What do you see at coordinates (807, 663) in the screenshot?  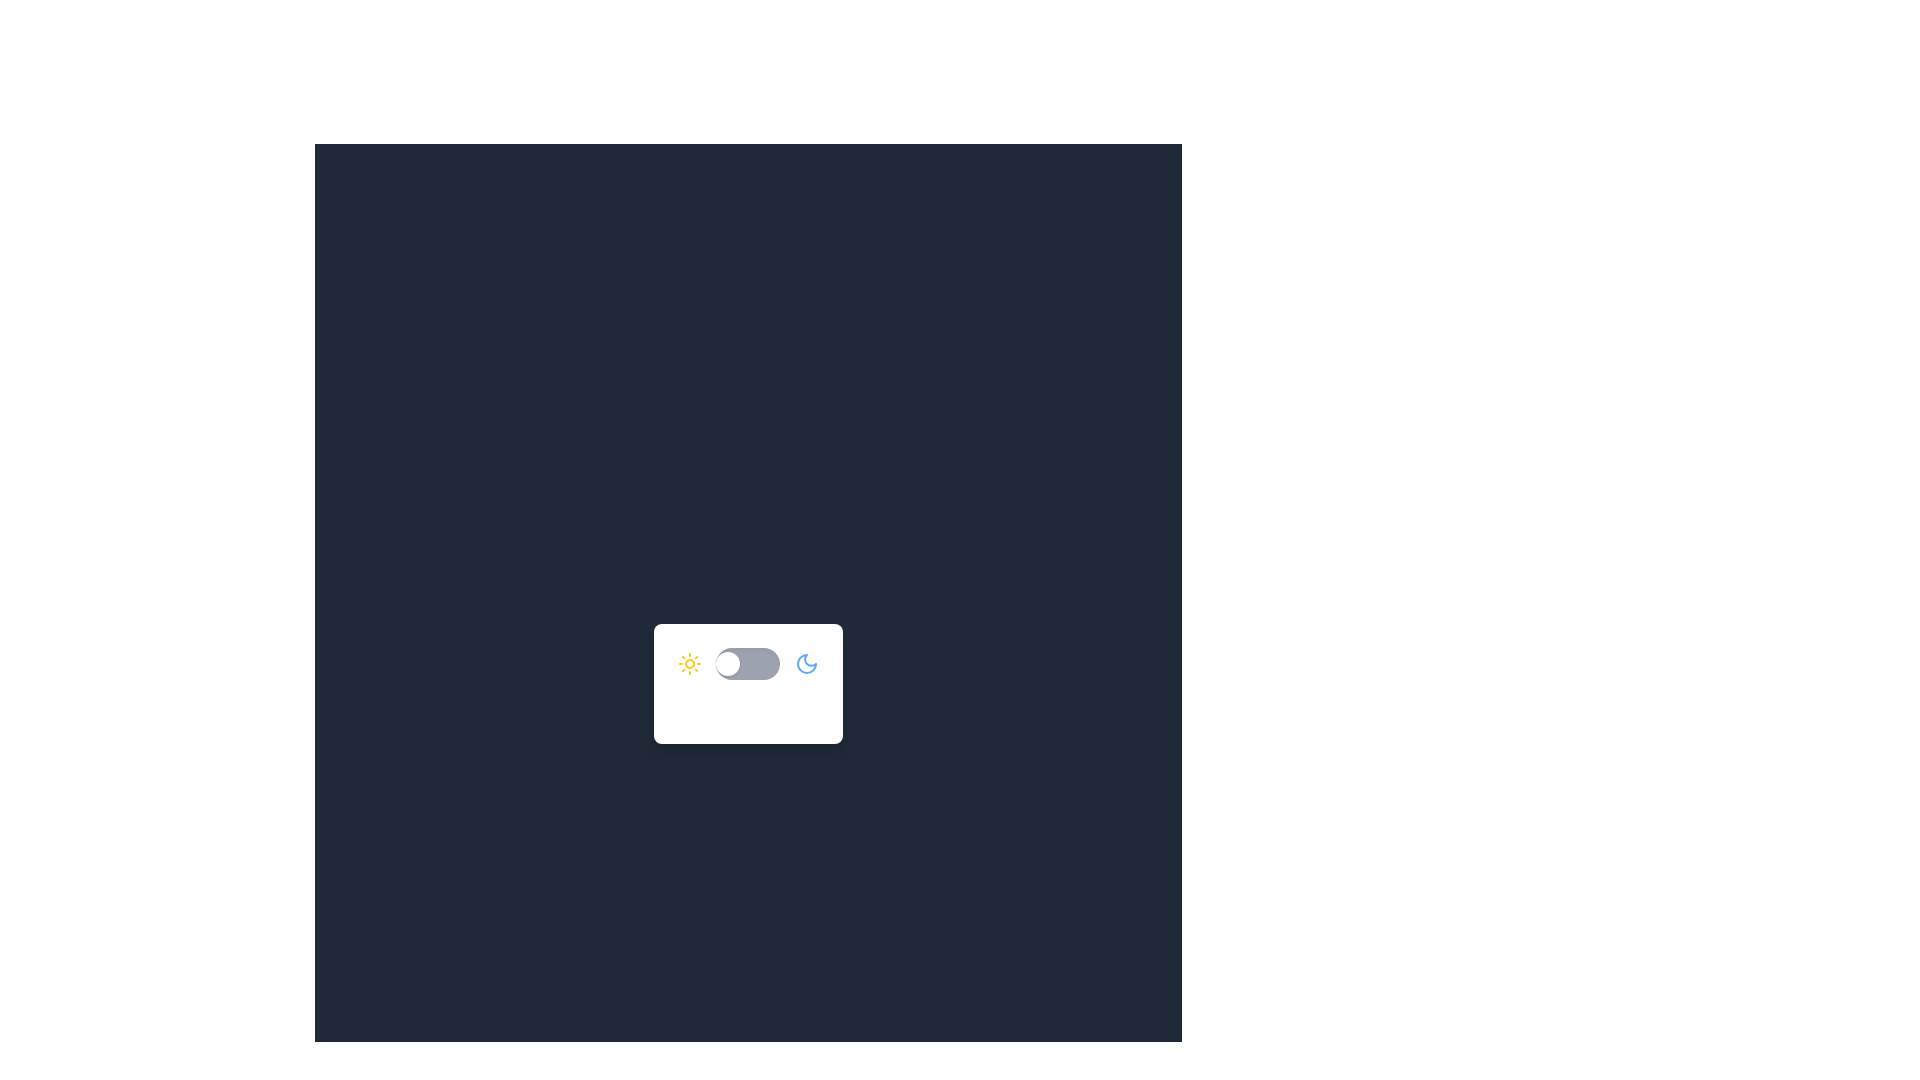 I see `the crescent moon icon located in the top-right corner of the user interface, which is used to toggle between day and night modes` at bounding box center [807, 663].